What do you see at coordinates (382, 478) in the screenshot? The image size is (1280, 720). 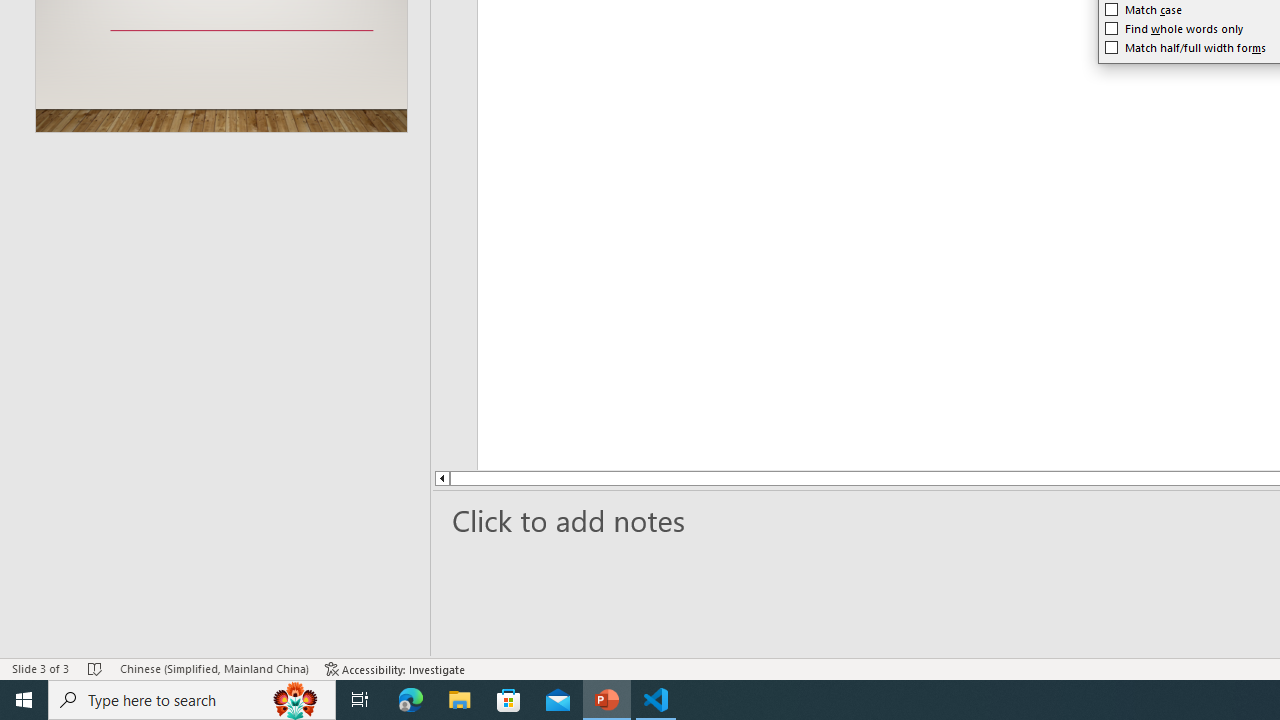 I see `'Line up'` at bounding box center [382, 478].